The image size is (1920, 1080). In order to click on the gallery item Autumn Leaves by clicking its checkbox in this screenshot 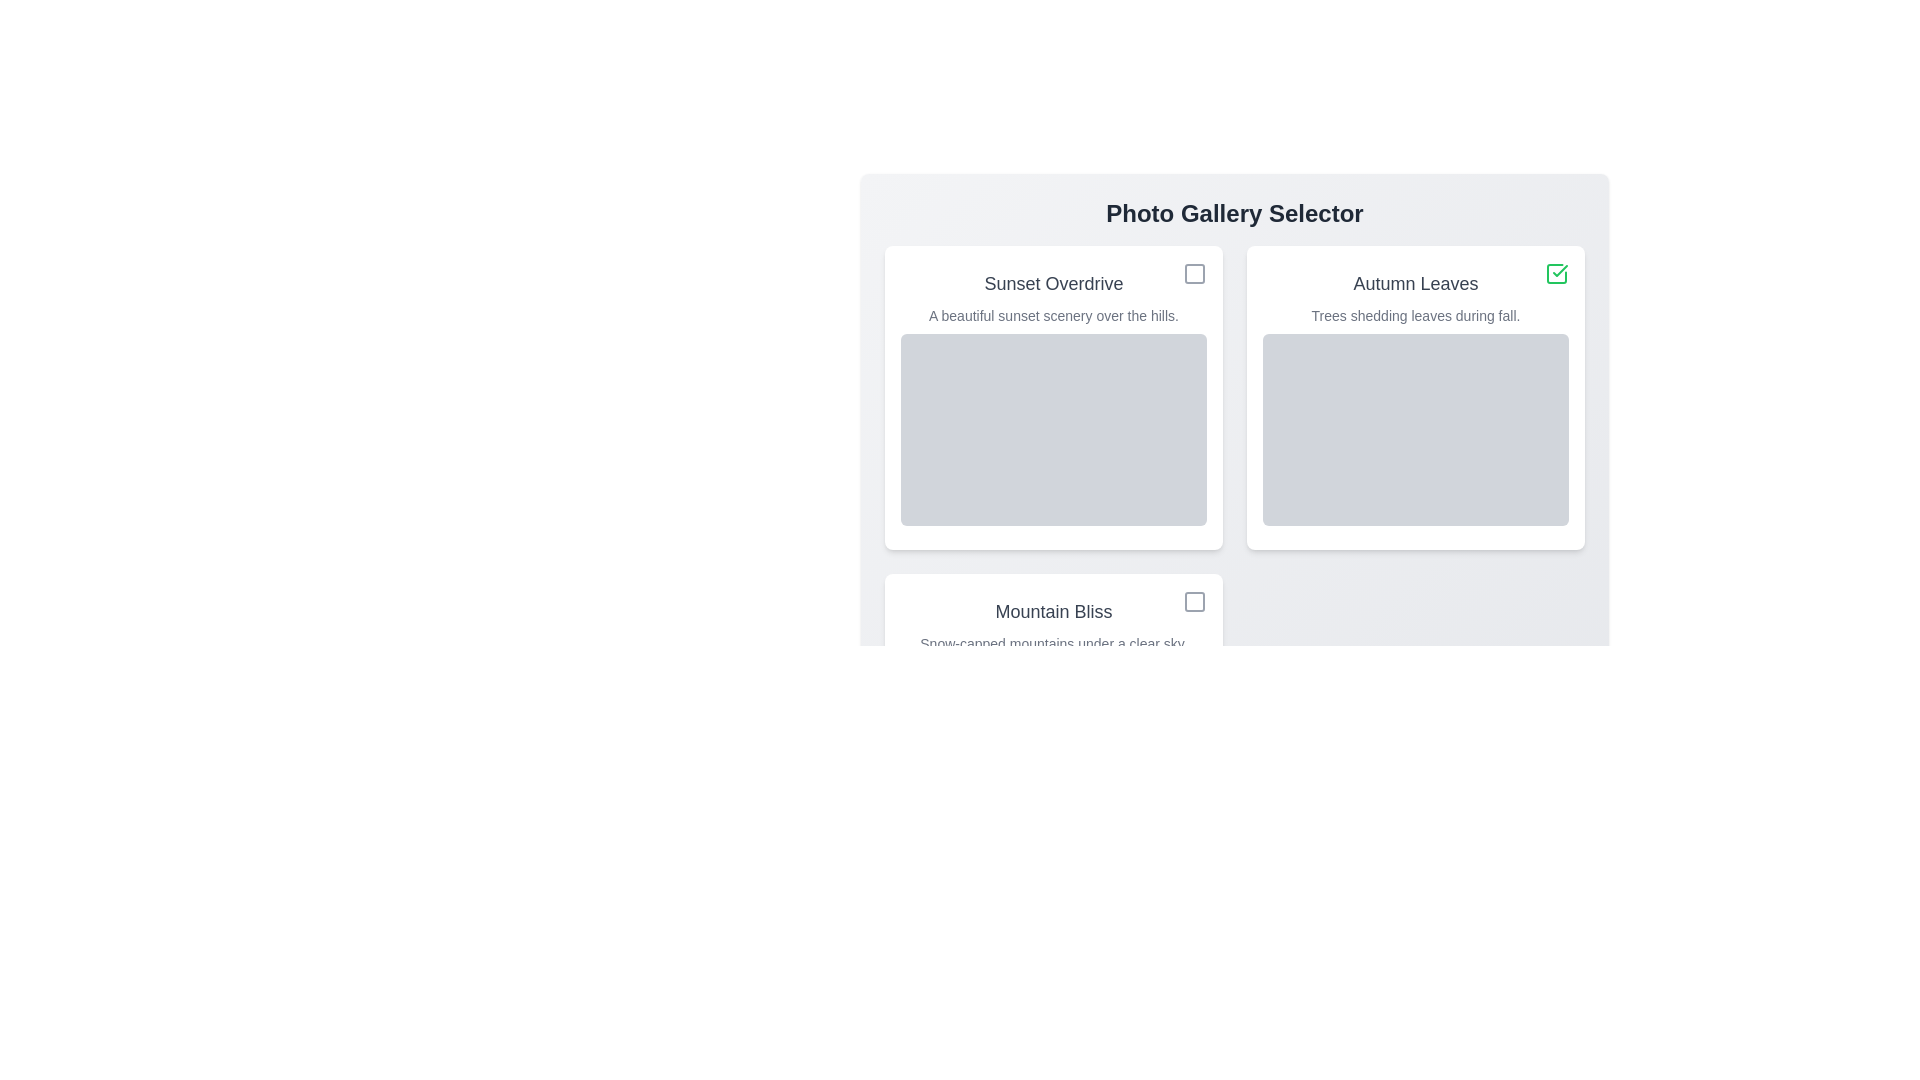, I will do `click(1555, 273)`.